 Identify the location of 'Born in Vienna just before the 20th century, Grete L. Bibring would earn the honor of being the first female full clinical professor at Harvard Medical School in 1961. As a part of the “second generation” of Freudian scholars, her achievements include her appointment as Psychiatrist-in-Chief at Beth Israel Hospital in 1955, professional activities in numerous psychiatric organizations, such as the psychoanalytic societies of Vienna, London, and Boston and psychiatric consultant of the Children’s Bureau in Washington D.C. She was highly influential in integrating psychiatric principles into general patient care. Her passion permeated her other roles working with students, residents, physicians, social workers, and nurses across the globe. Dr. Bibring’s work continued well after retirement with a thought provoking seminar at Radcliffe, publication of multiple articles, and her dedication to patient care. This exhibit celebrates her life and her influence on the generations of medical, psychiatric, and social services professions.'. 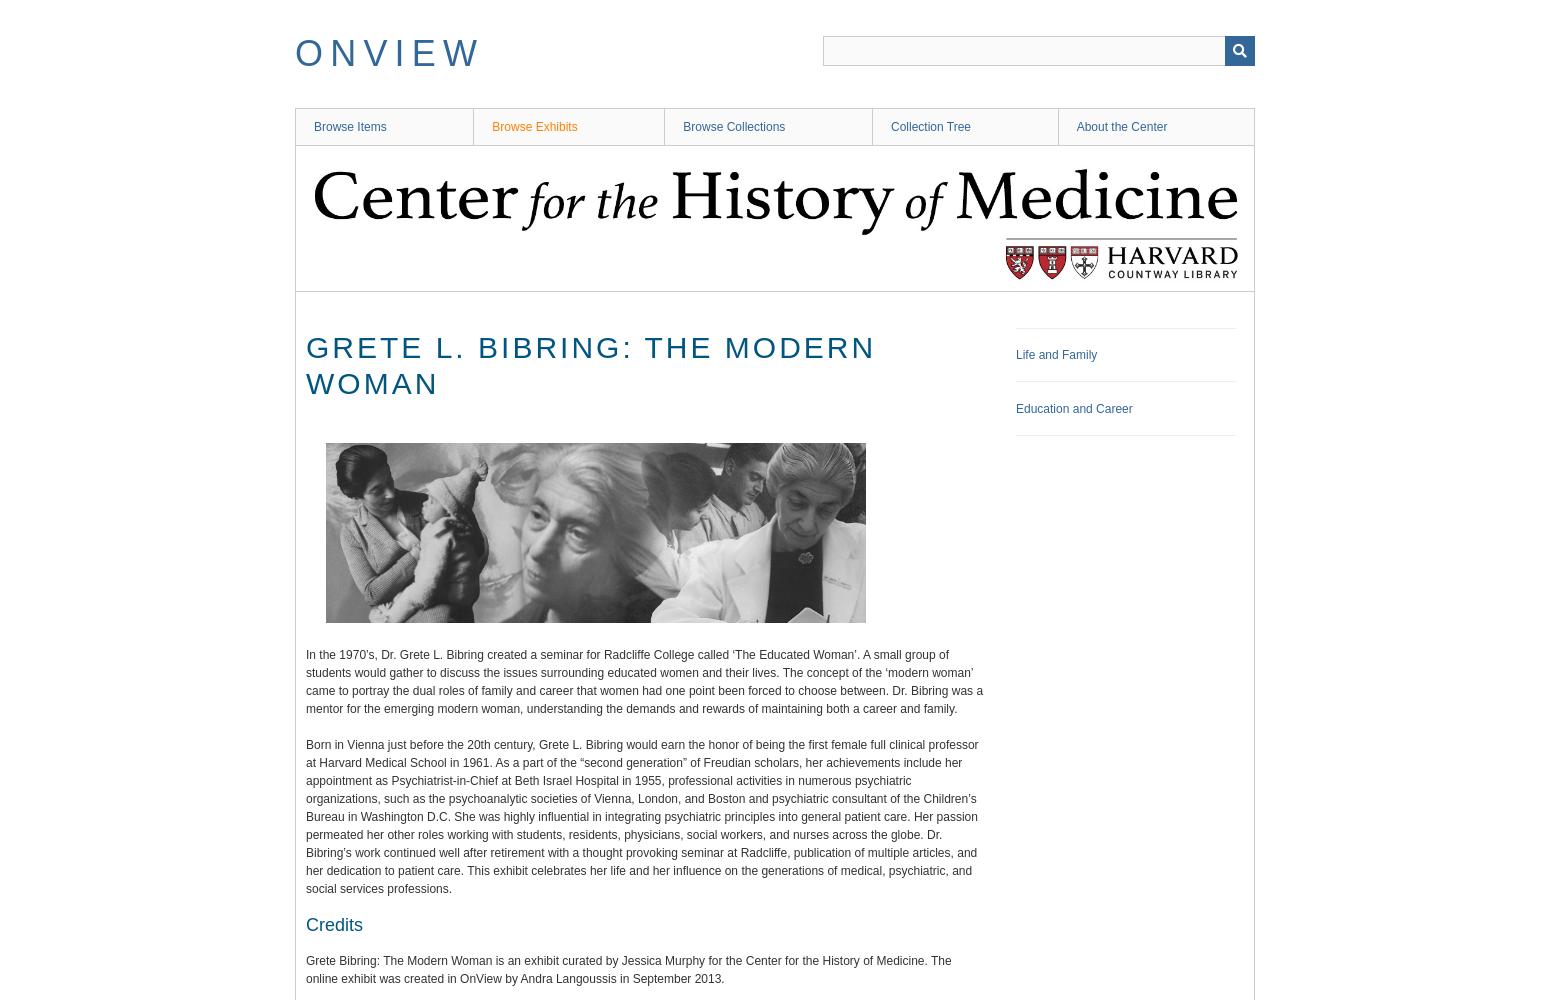
(641, 816).